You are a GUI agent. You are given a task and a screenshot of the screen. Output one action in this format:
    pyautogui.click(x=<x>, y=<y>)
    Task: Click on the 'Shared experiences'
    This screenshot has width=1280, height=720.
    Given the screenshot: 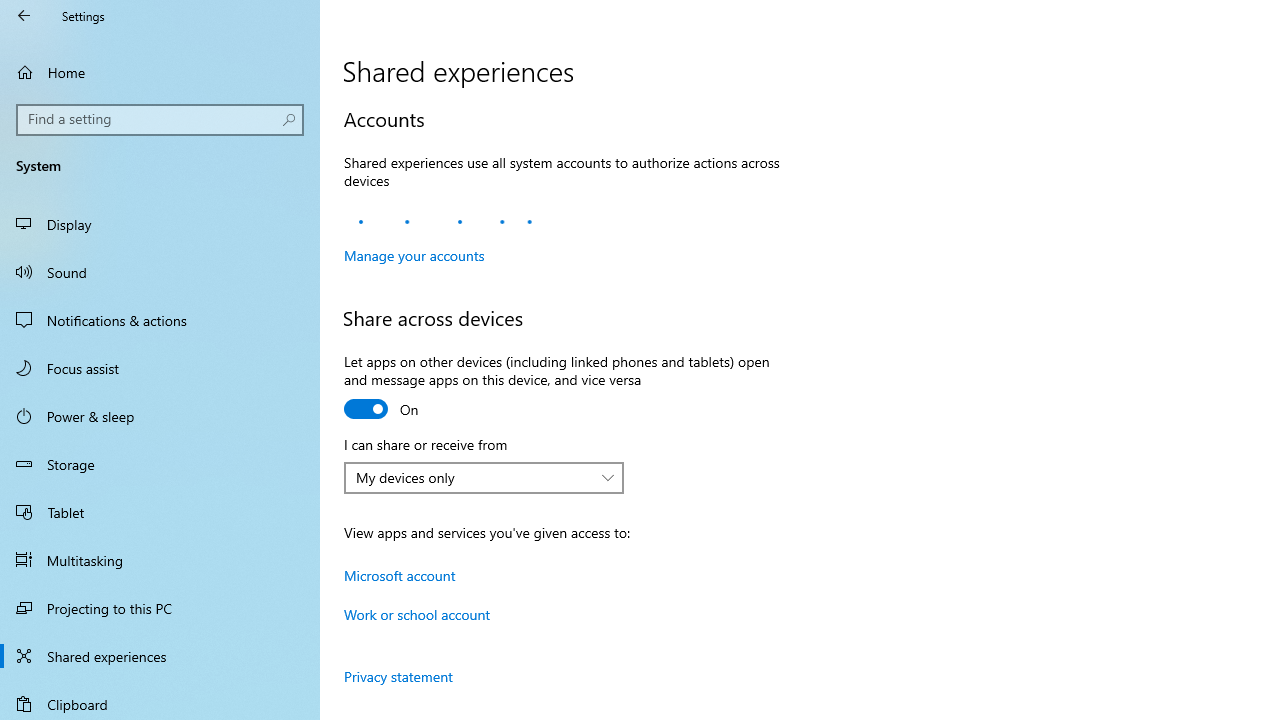 What is the action you would take?
    pyautogui.click(x=160, y=655)
    